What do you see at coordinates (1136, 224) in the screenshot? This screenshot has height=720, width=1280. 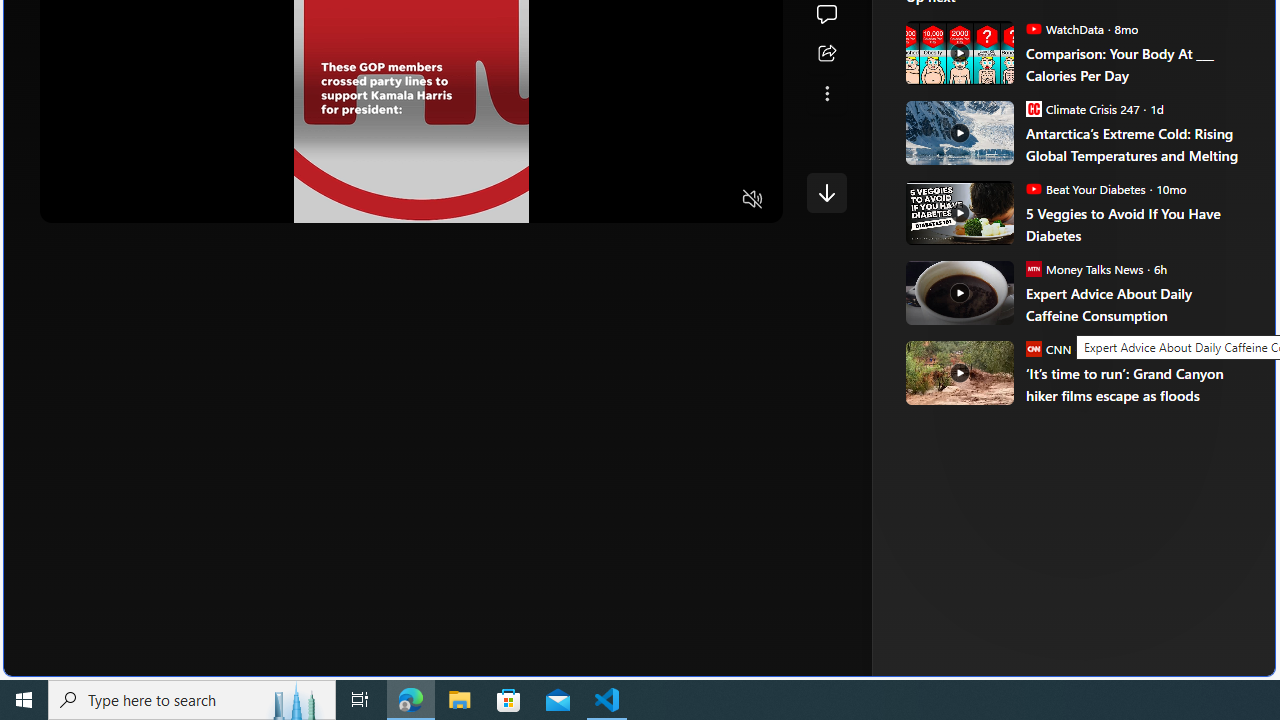 I see `'5 Veggies to Avoid If You Have Diabetes'` at bounding box center [1136, 224].